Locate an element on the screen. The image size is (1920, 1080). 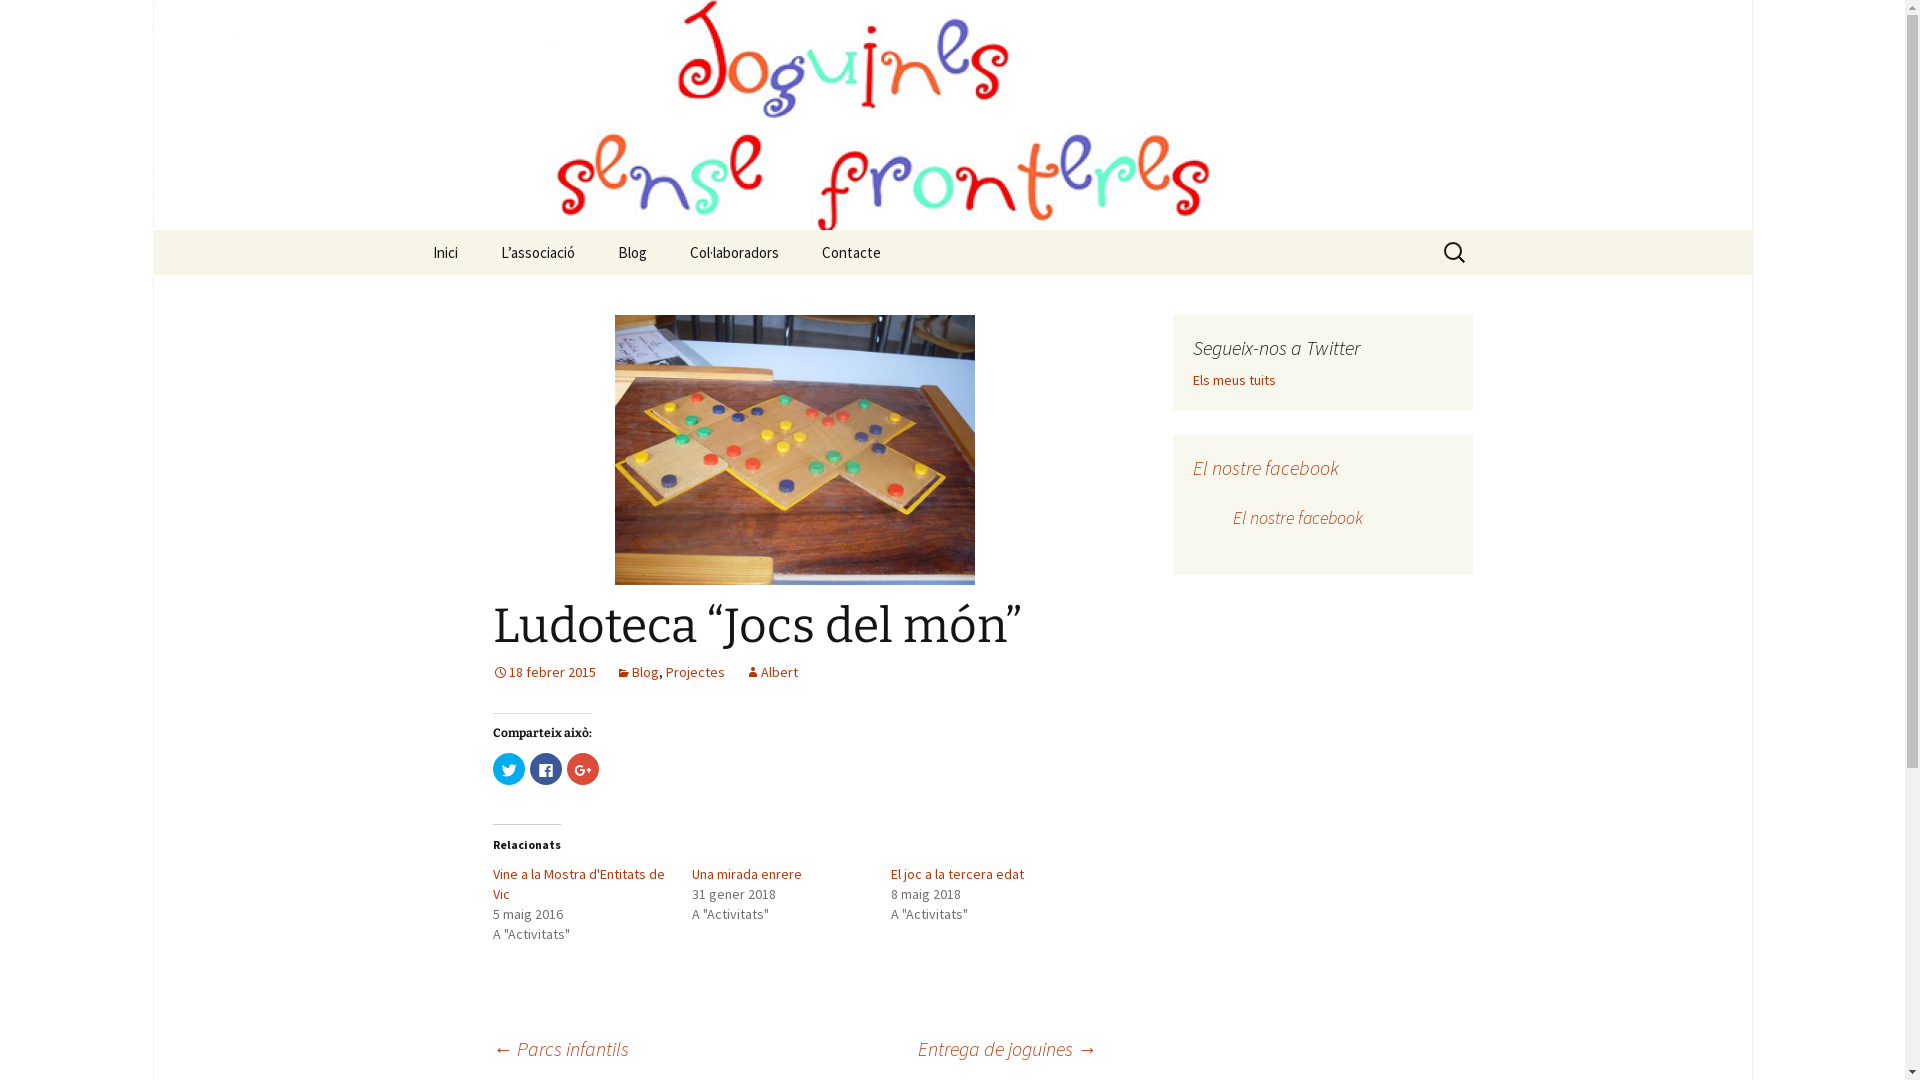
'El nostre facebook' is located at coordinates (1296, 516).